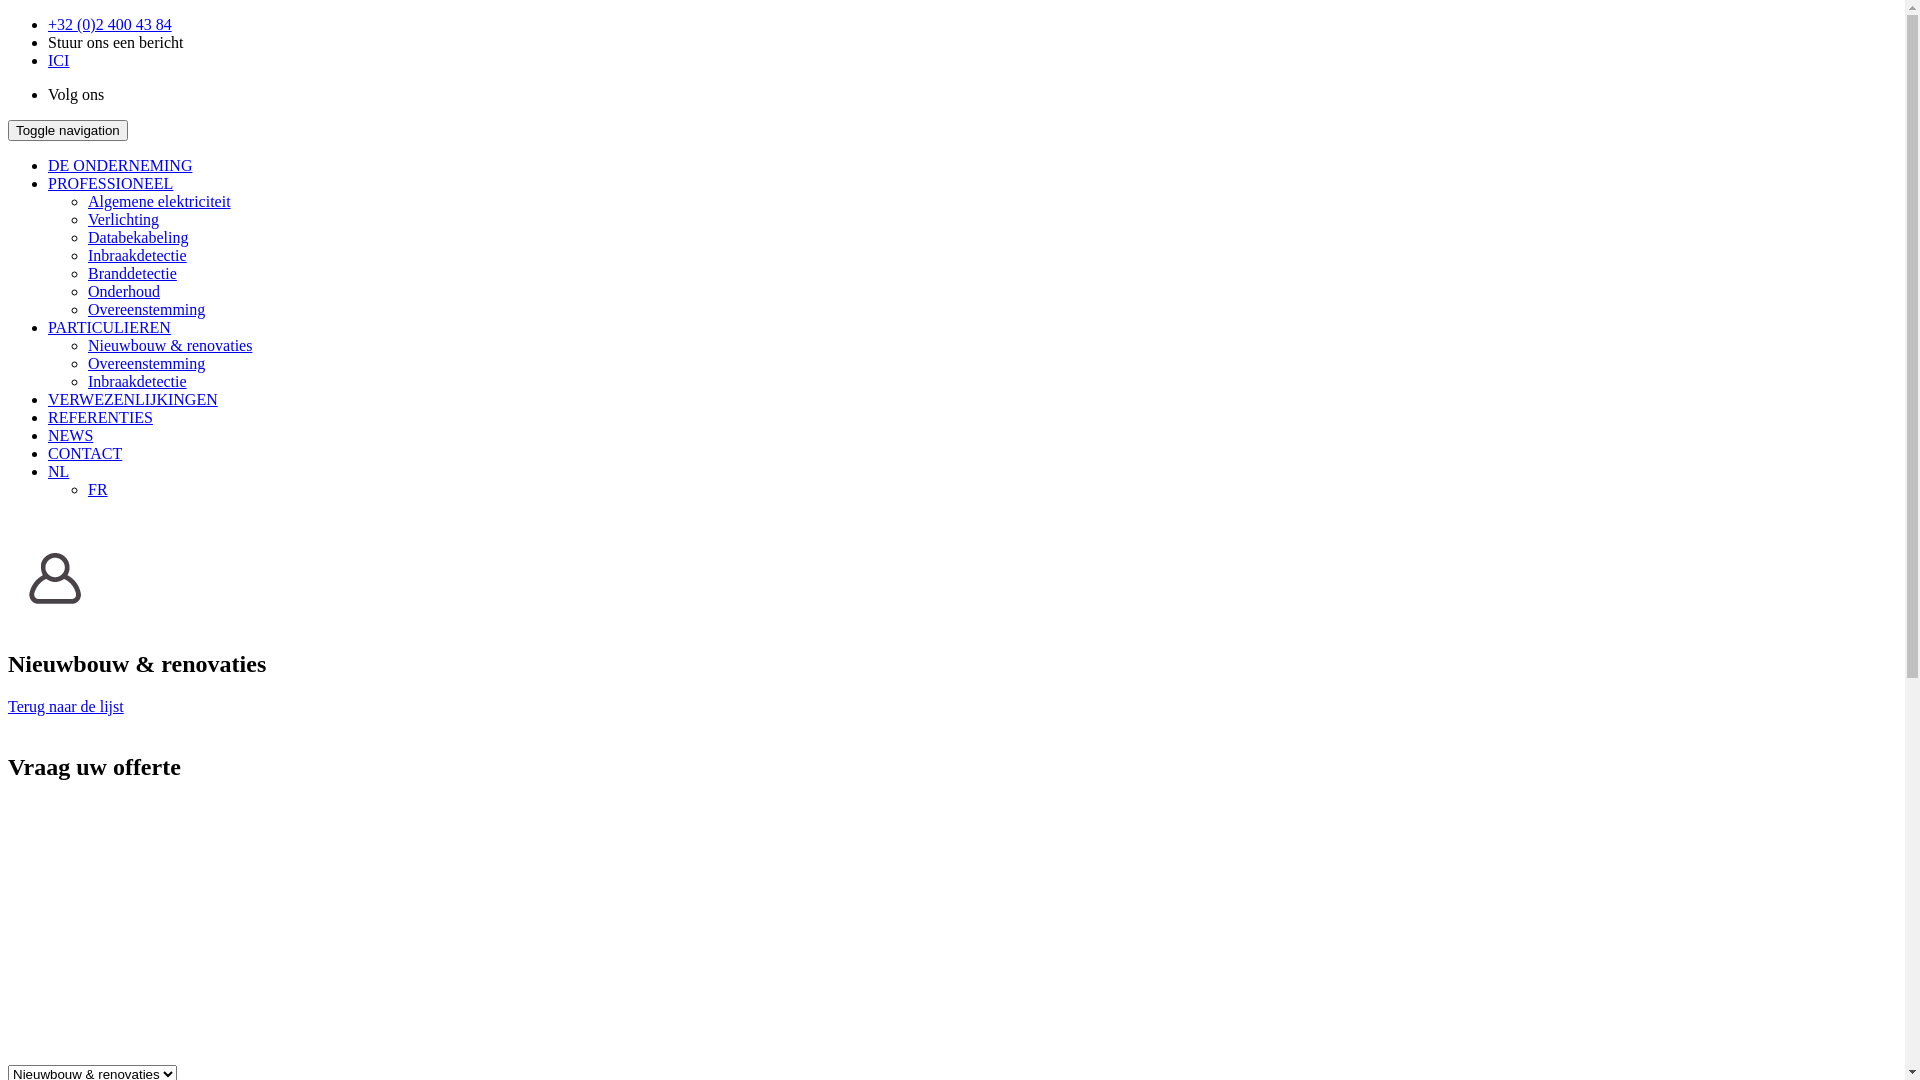 This screenshot has width=1920, height=1080. I want to click on 'DE ONDERNEMING', so click(48, 164).